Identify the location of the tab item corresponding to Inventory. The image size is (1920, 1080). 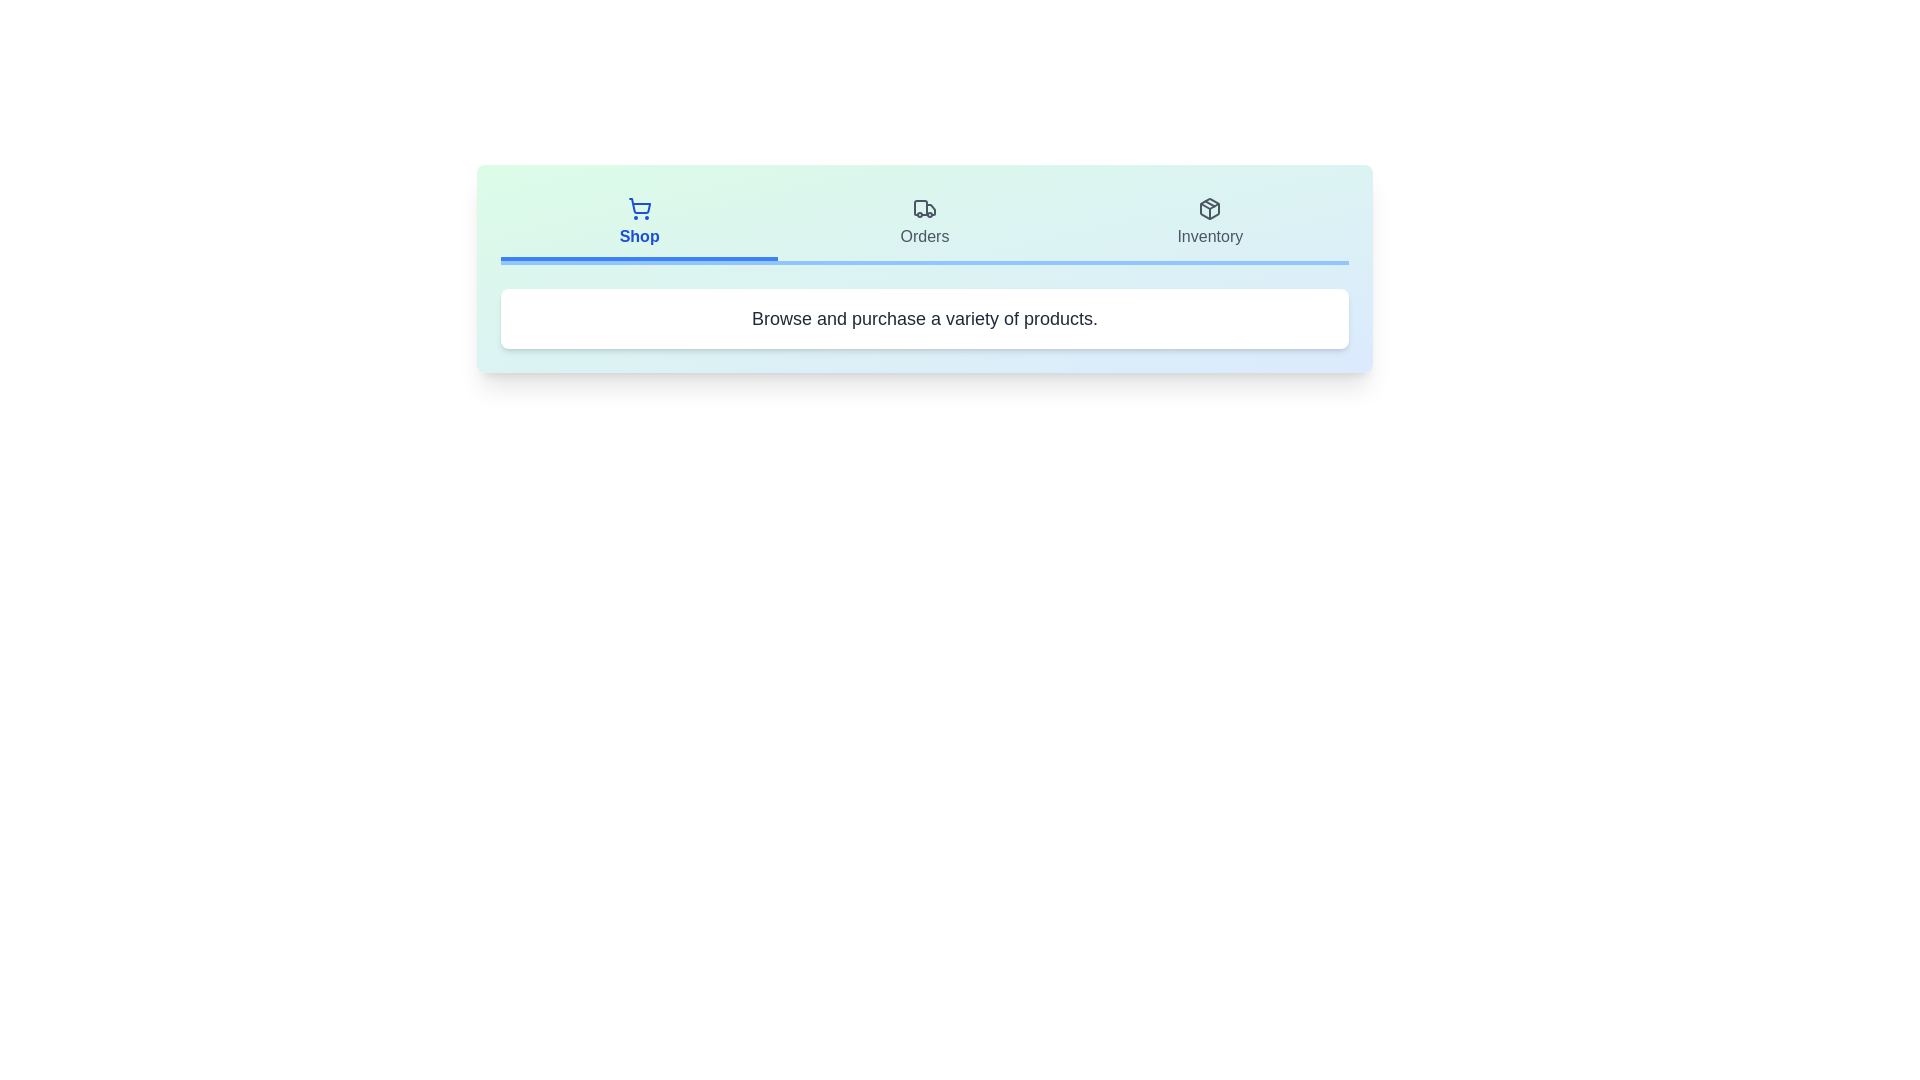
(1209, 224).